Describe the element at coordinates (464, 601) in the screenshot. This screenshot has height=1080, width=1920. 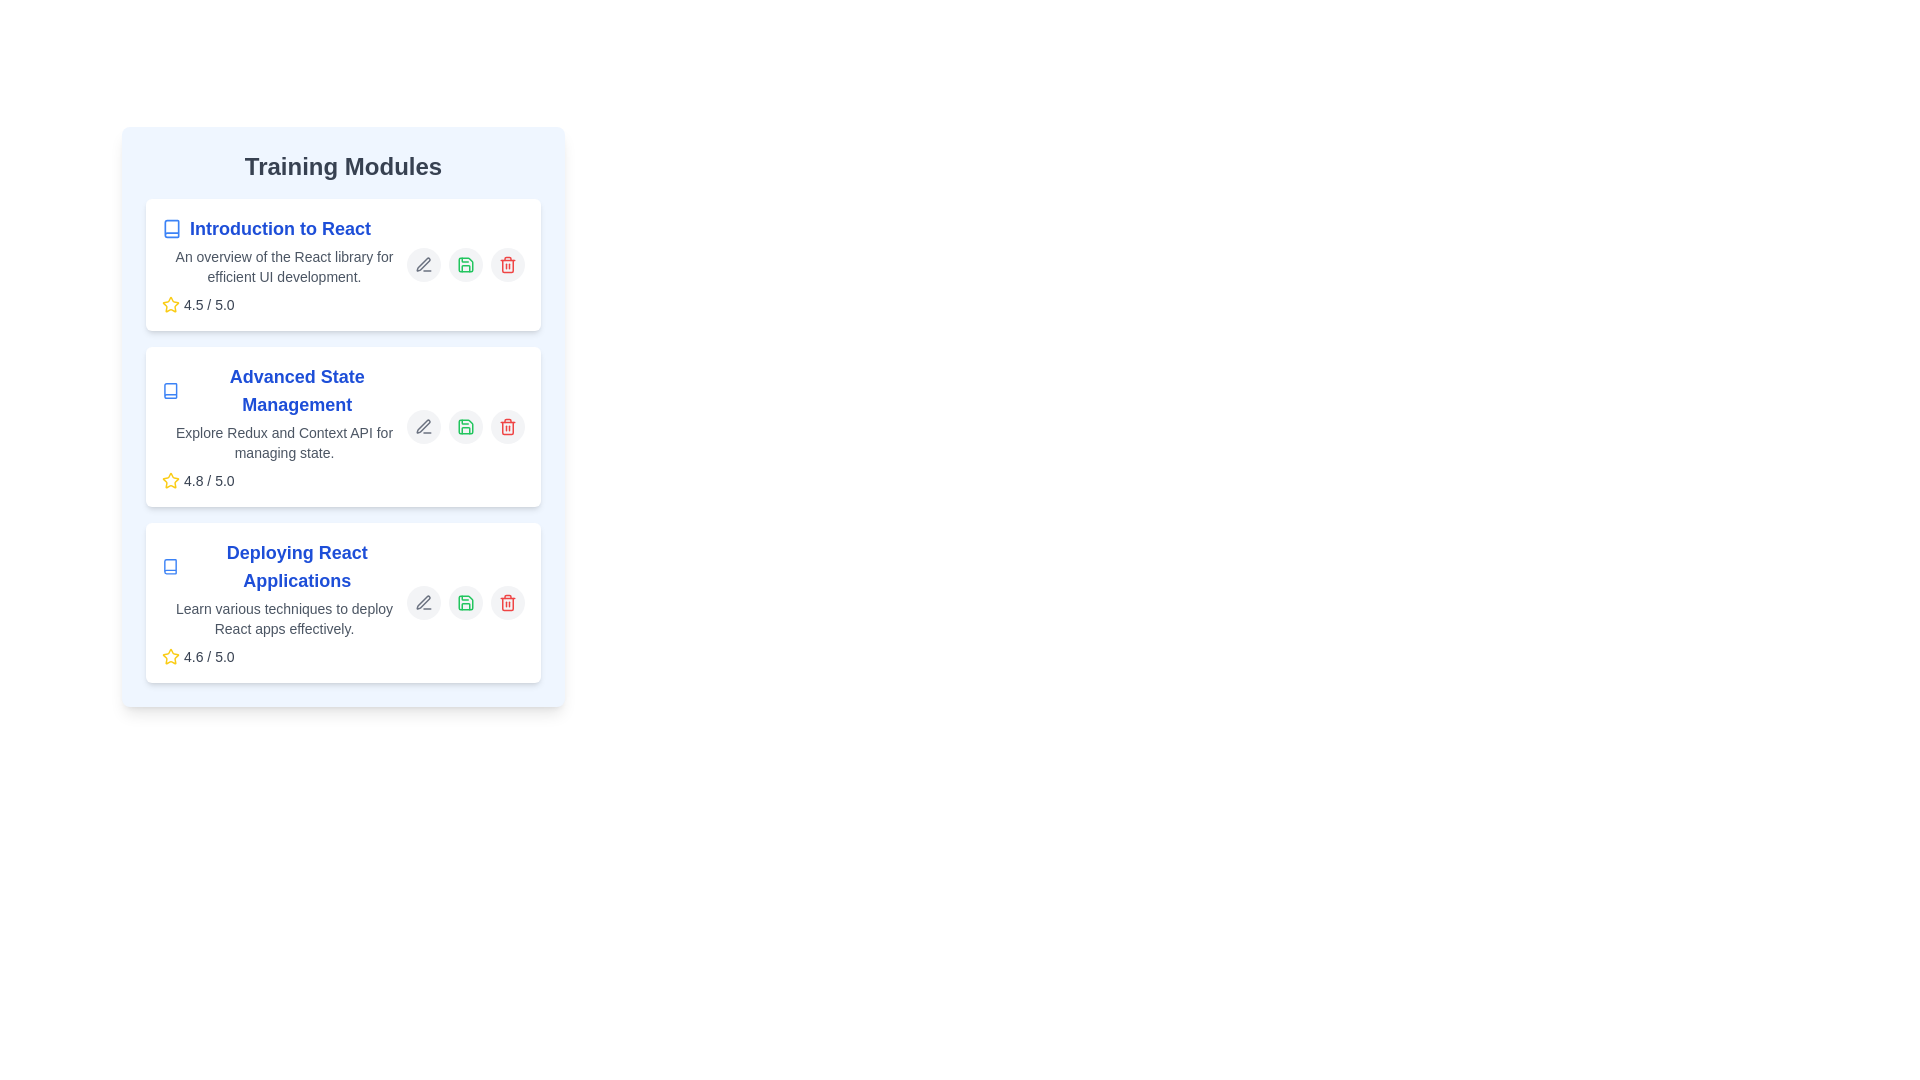
I see `the save button in the 'Deploying React Applications' module` at that location.